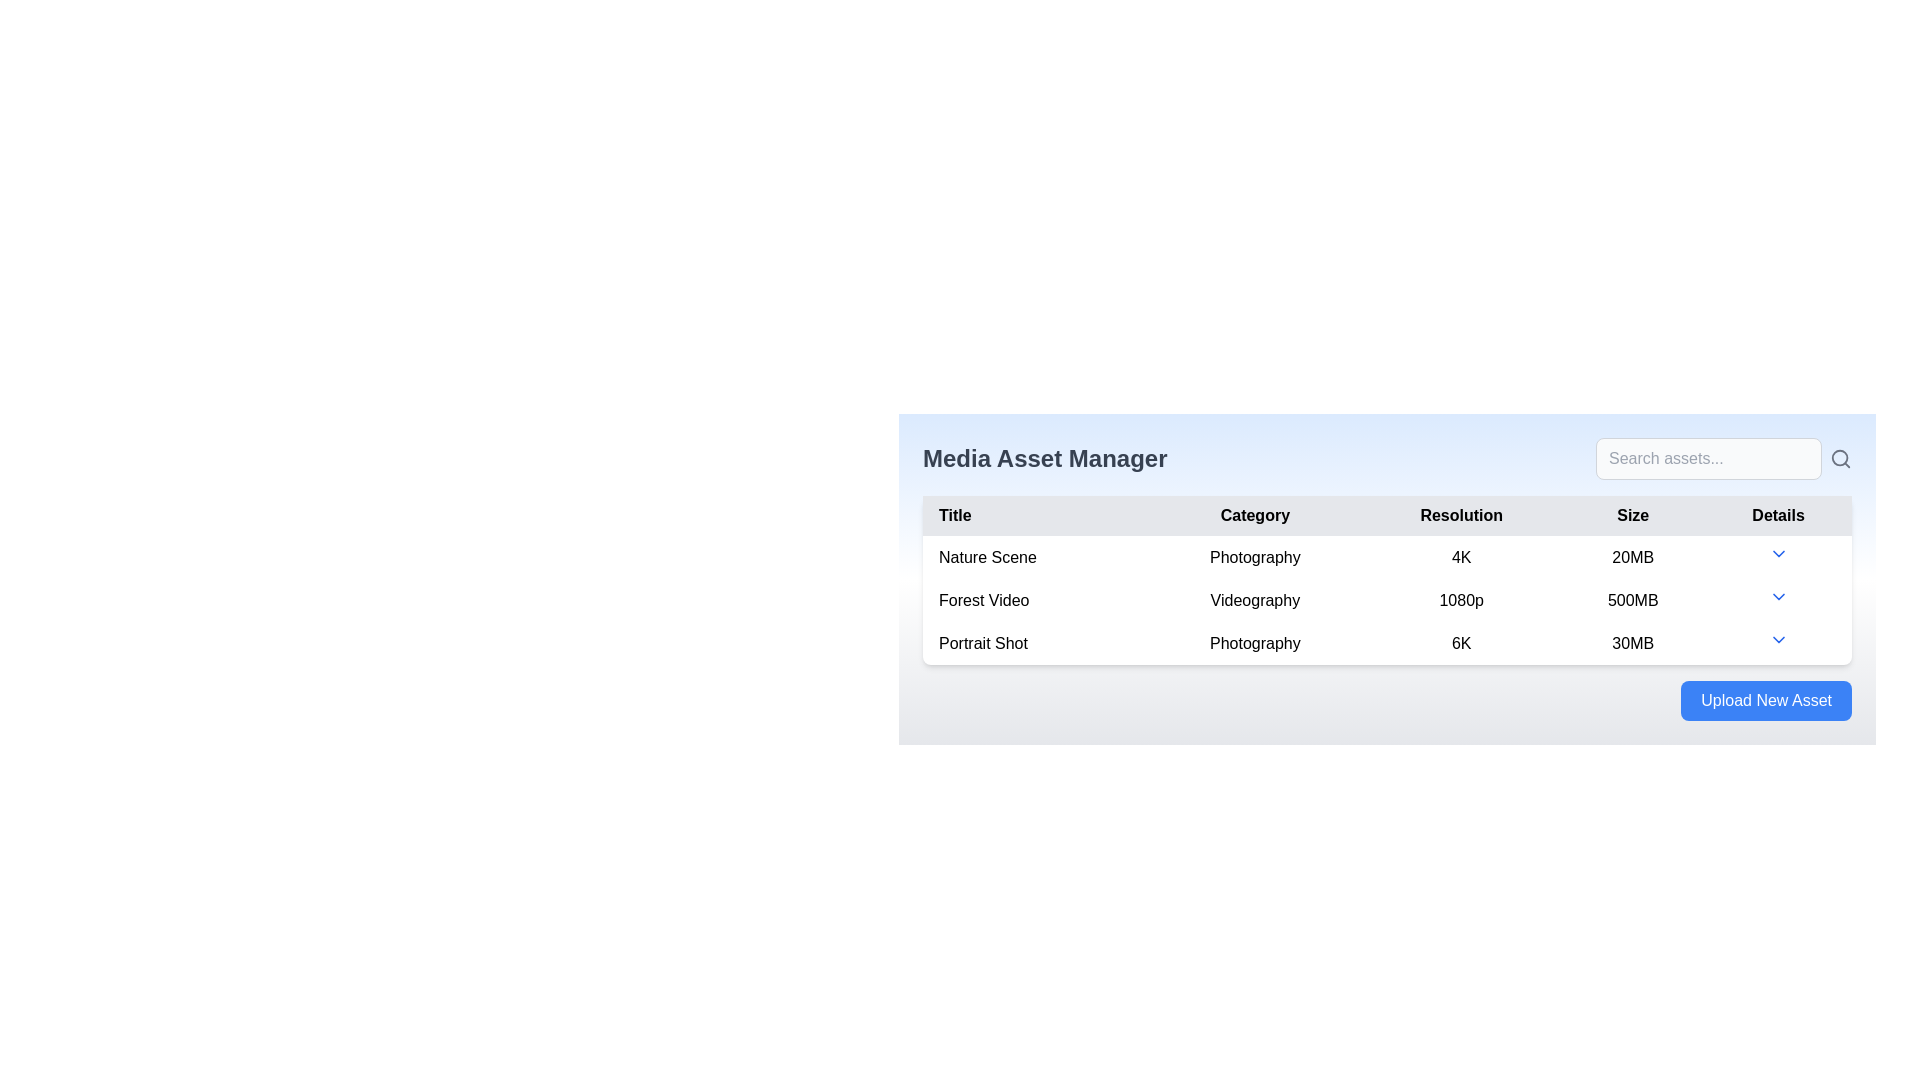  What do you see at coordinates (1778, 643) in the screenshot?
I see `the dropdown trigger/icon in the 'Details' column of the third row associated with 'Portrait Shot'` at bounding box center [1778, 643].